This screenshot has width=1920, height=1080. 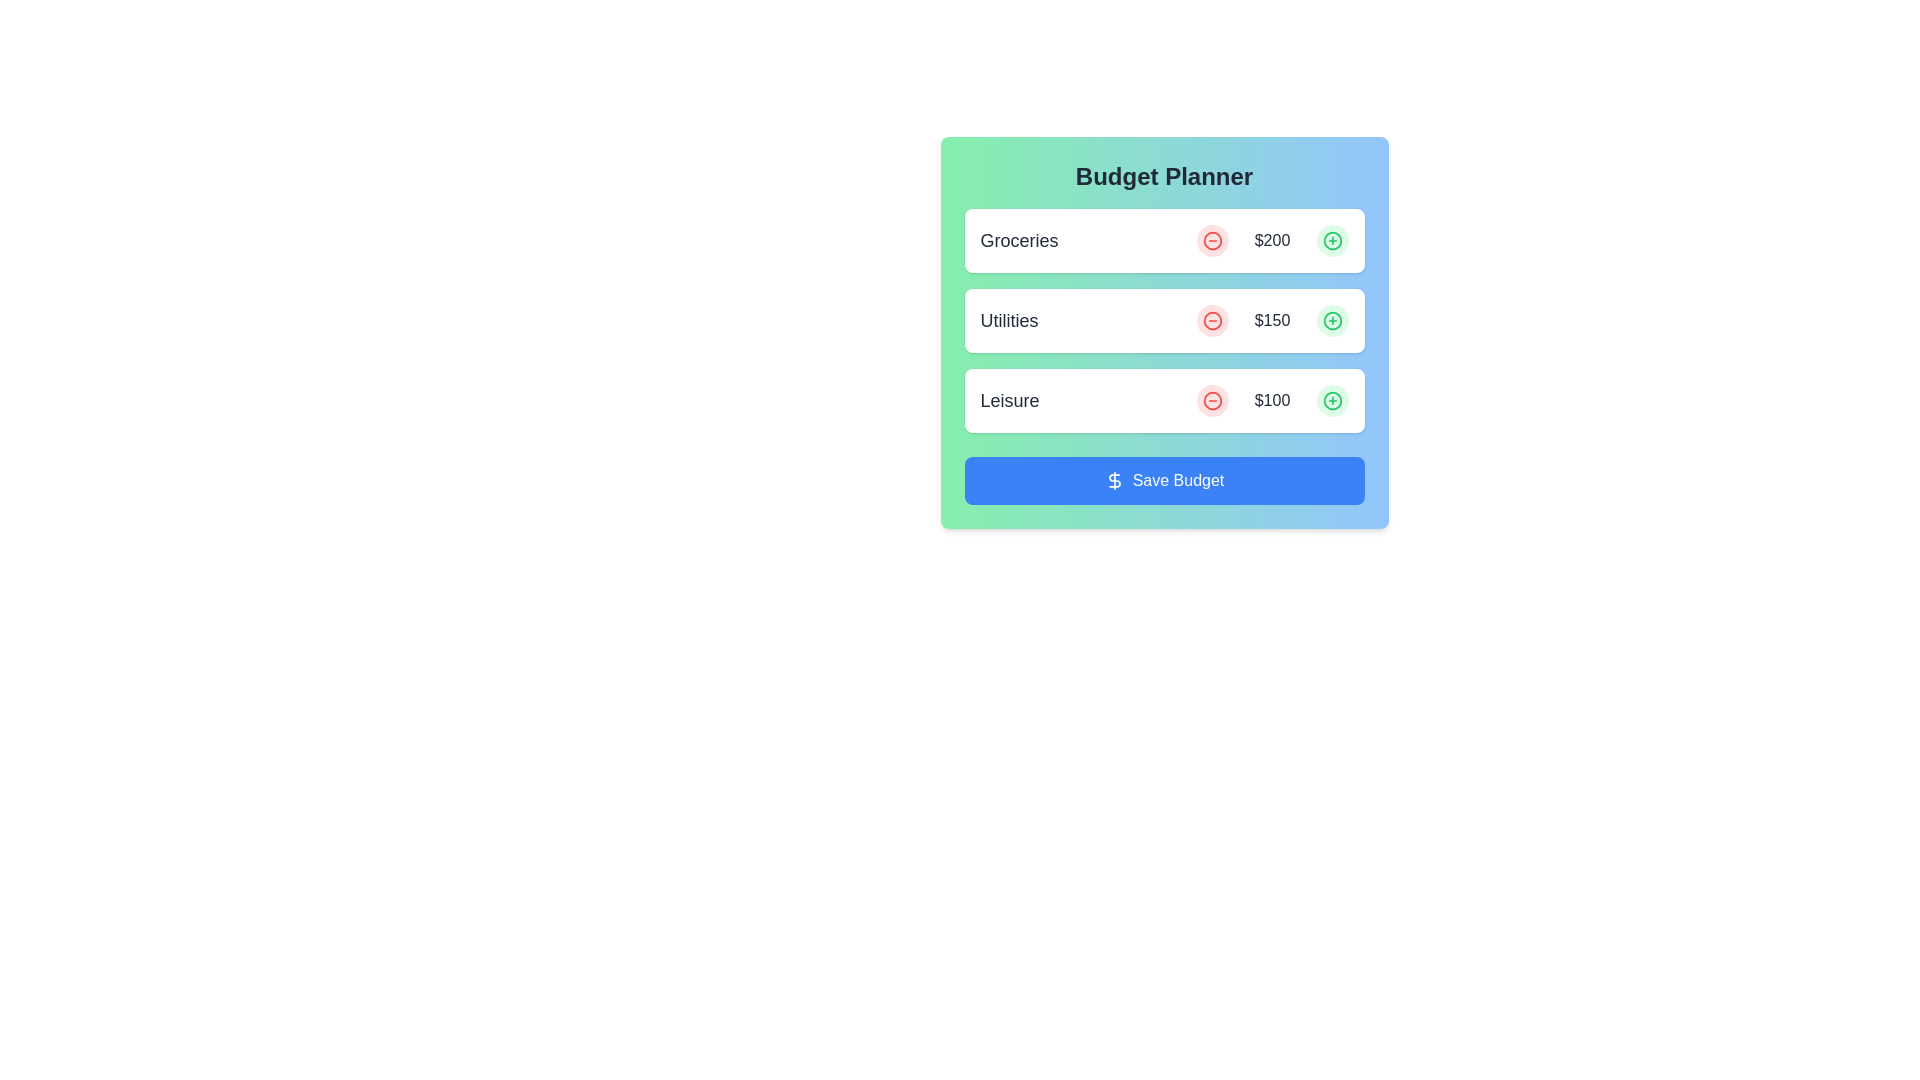 I want to click on the circular '+' icon button in the 'Budget Planner' interface, so click(x=1332, y=401).